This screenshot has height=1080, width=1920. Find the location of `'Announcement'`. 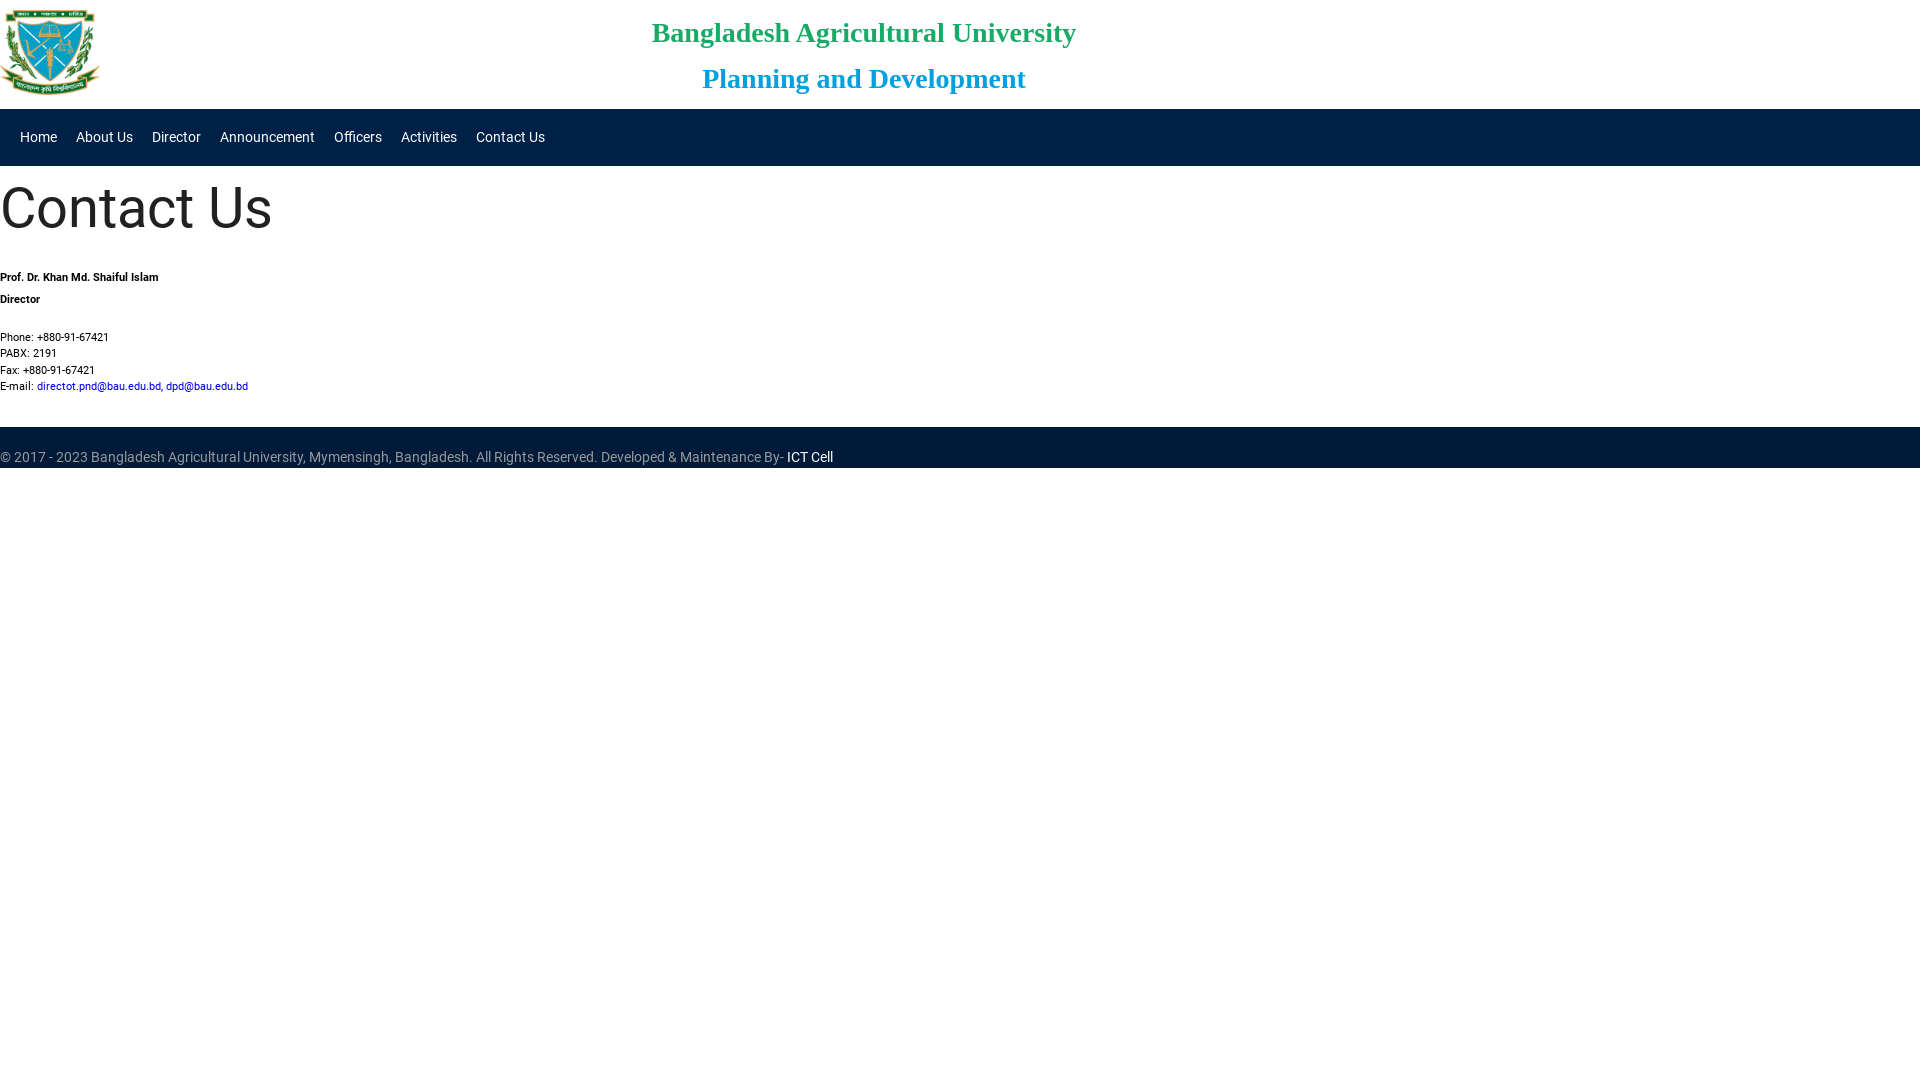

'Announcement' is located at coordinates (211, 136).